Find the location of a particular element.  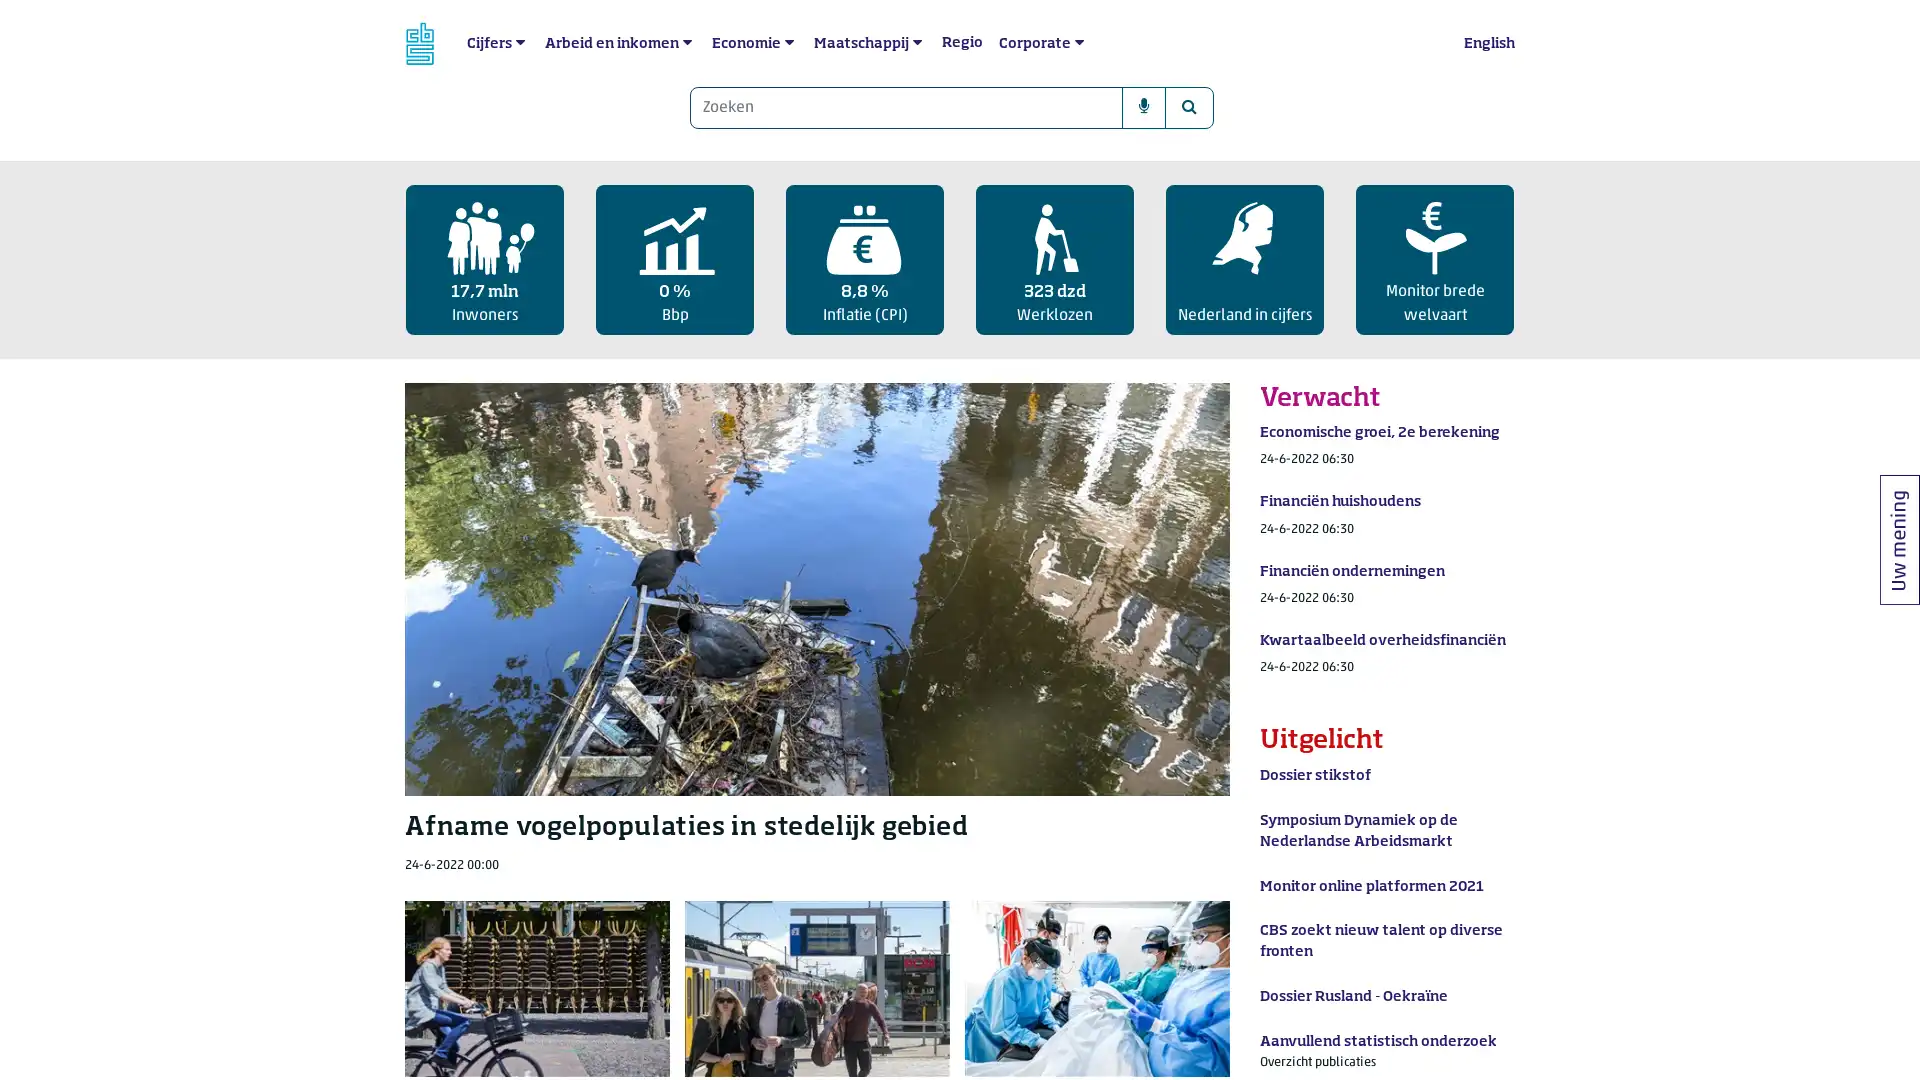

submenu Corporate is located at coordinates (1078, 42).